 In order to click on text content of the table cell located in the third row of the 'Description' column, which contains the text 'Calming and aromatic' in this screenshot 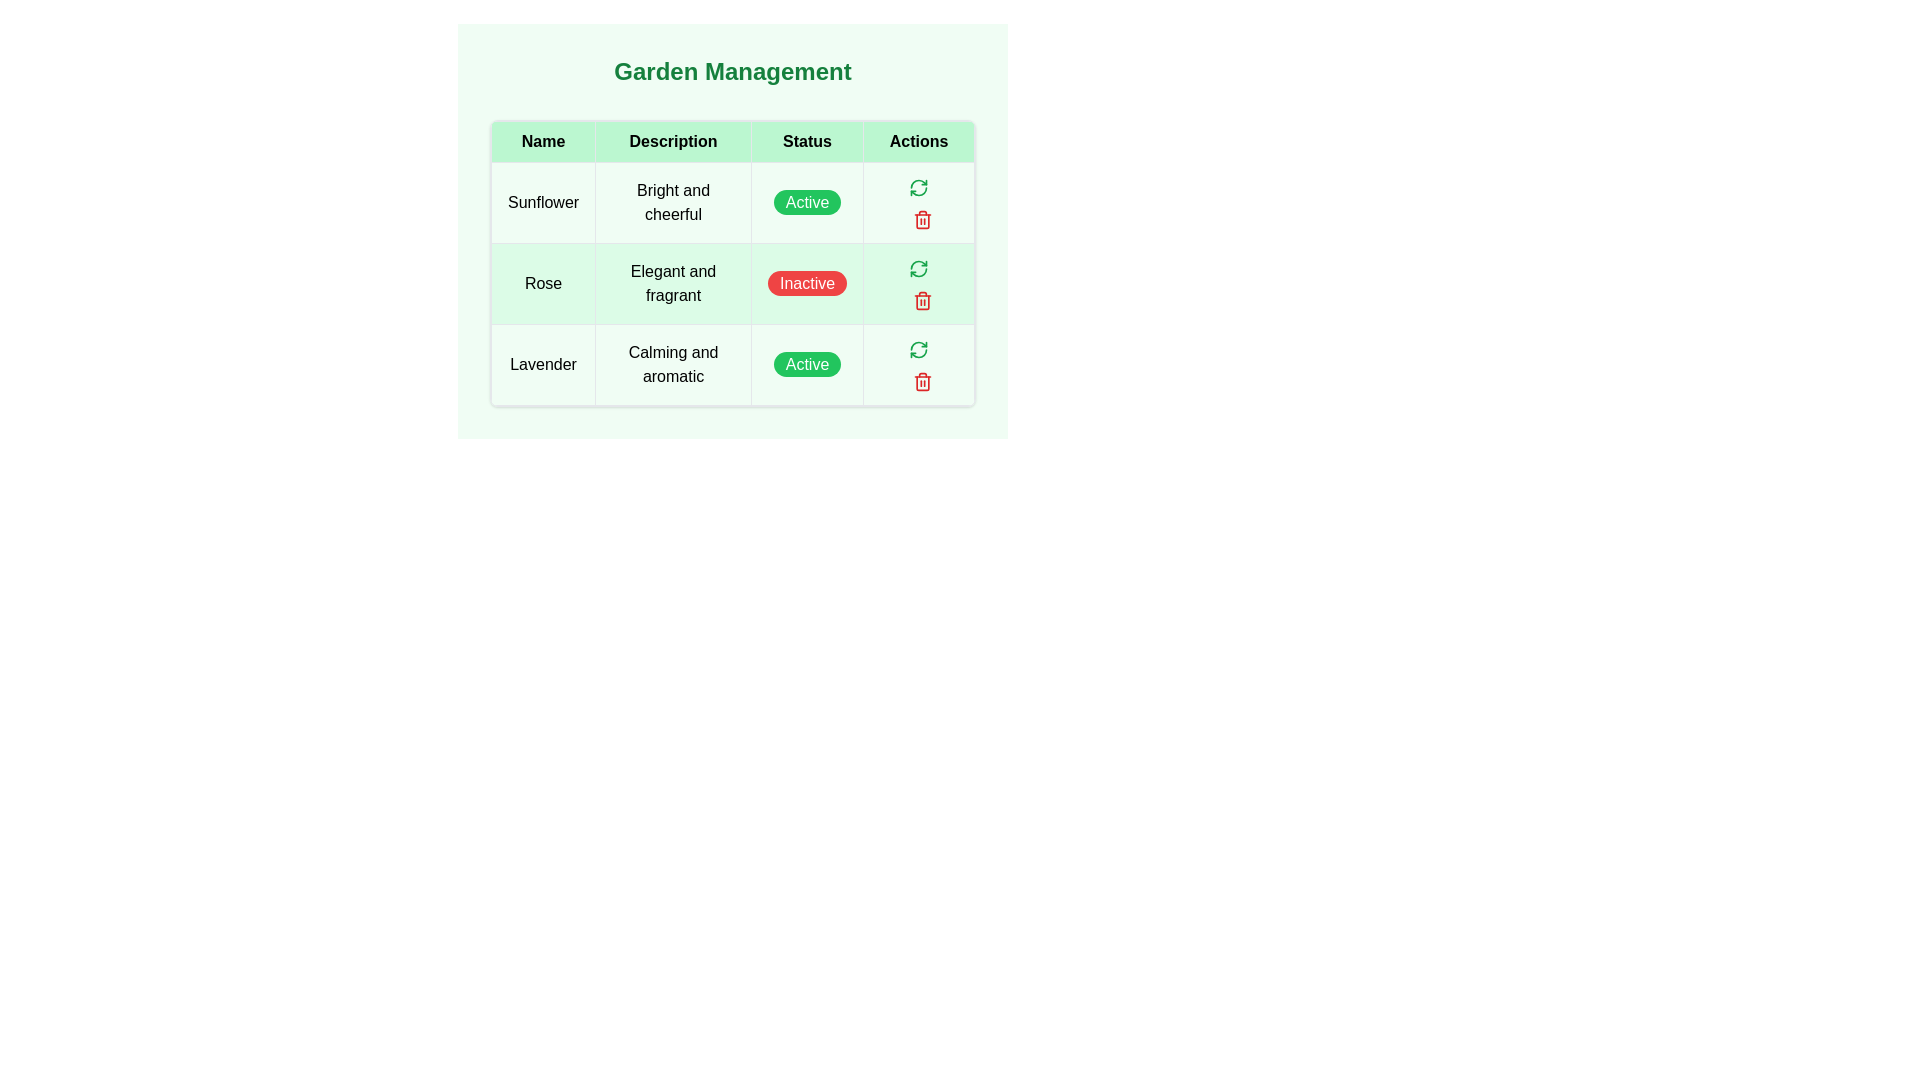, I will do `click(673, 365)`.